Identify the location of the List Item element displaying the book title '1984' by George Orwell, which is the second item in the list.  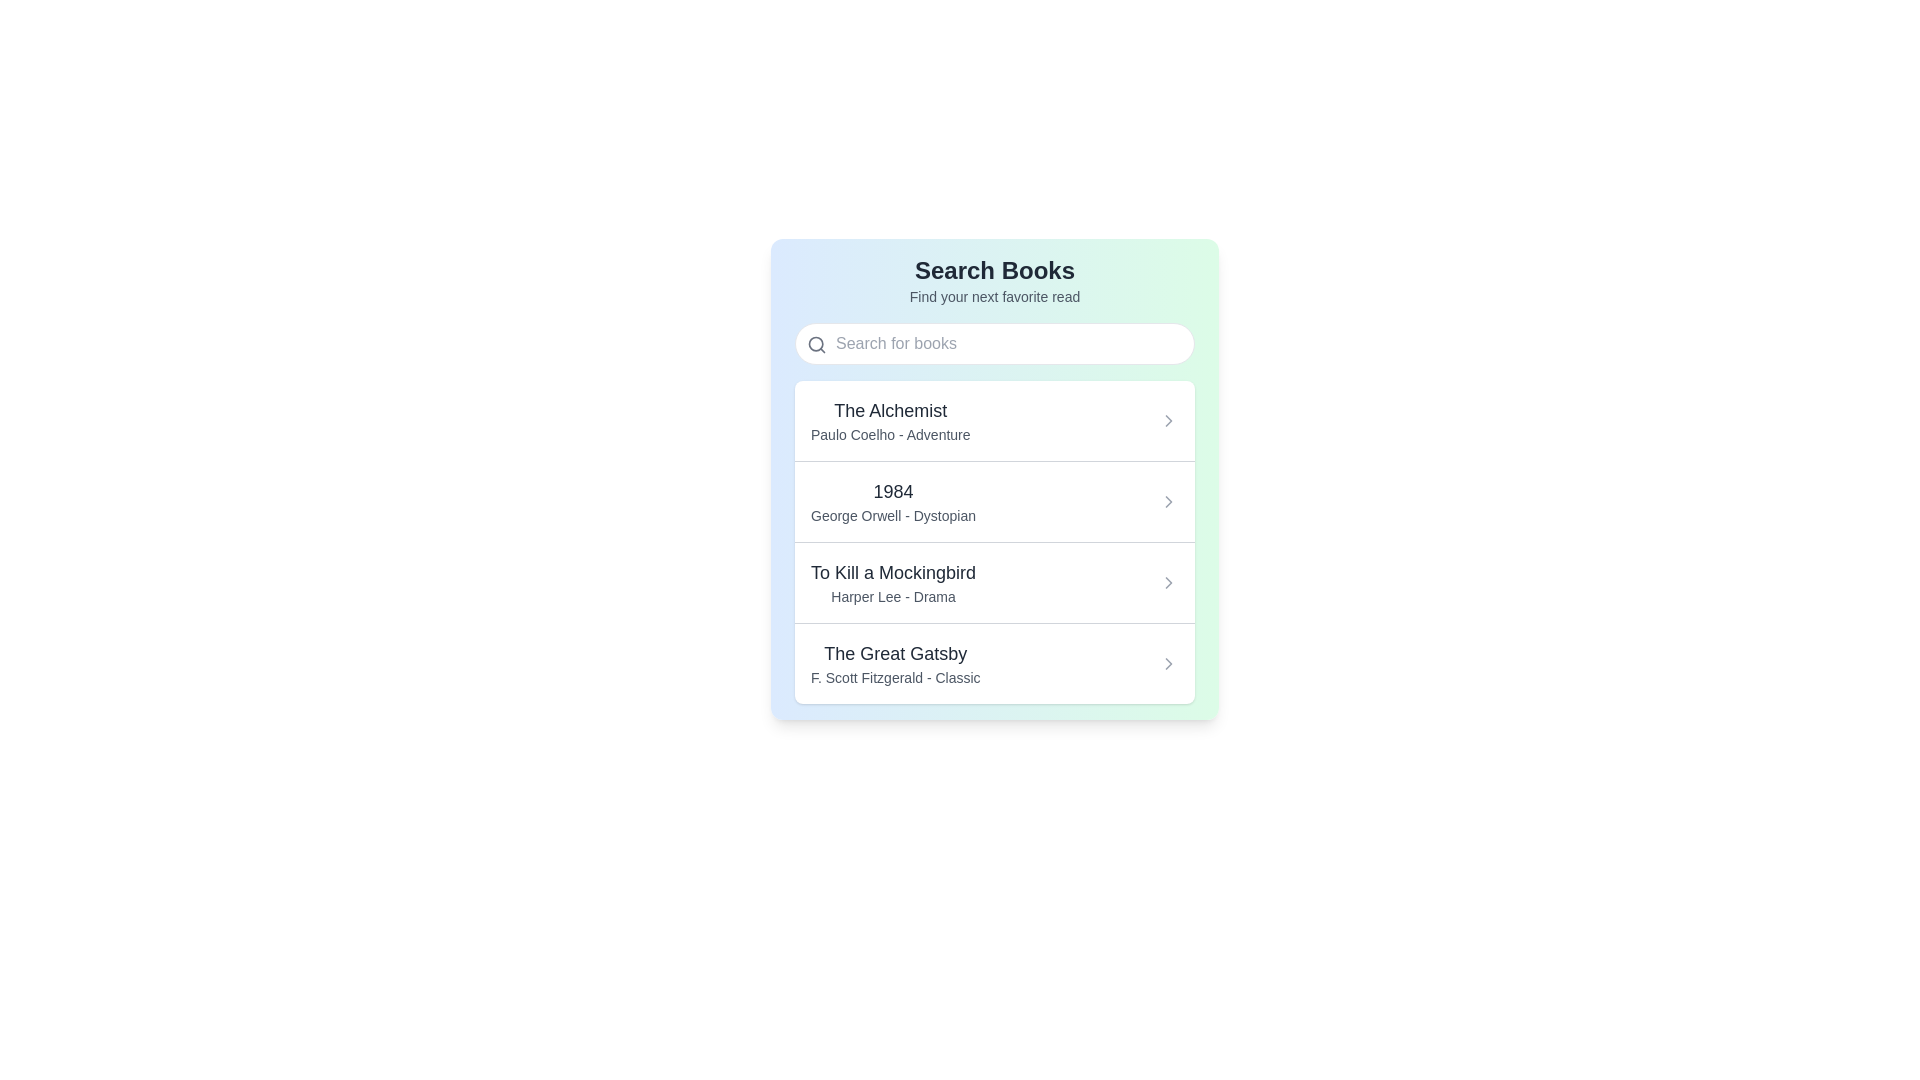
(994, 500).